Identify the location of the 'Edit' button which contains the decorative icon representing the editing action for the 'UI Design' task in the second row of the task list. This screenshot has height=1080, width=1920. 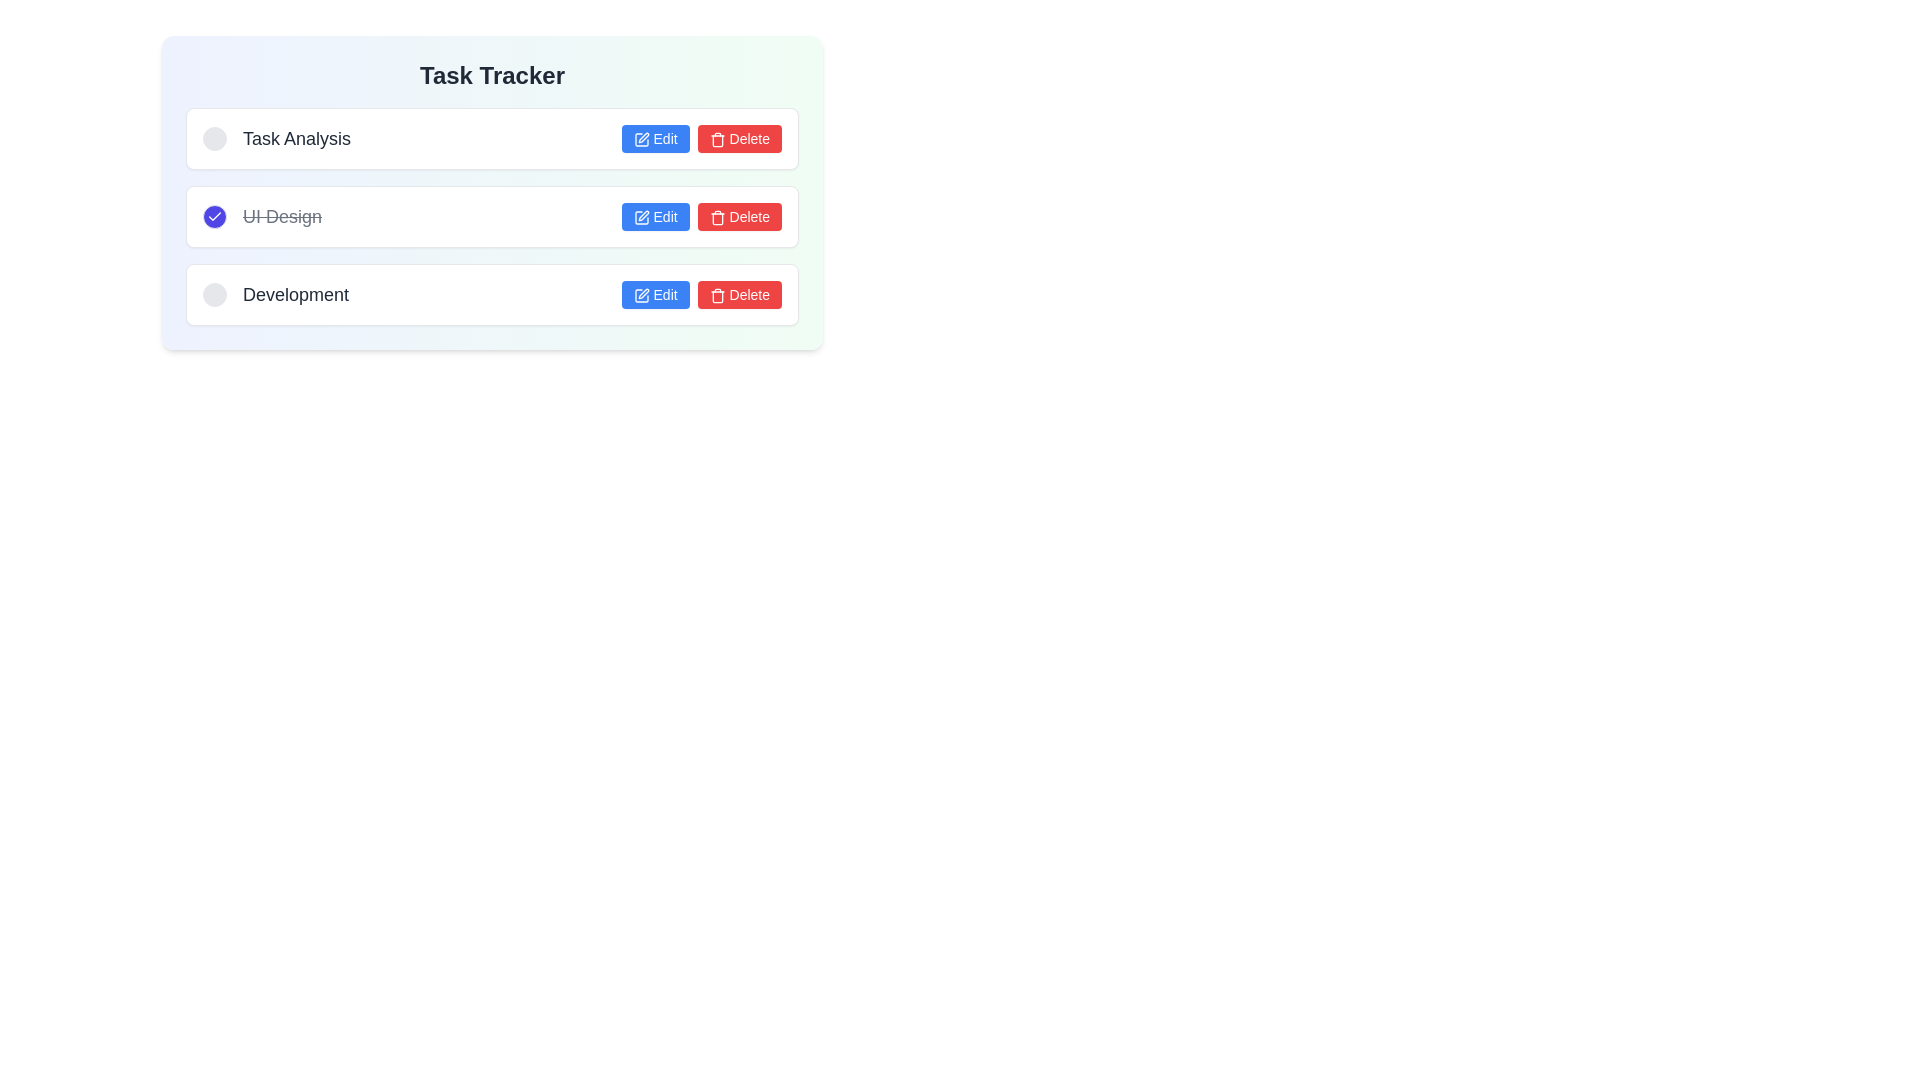
(641, 218).